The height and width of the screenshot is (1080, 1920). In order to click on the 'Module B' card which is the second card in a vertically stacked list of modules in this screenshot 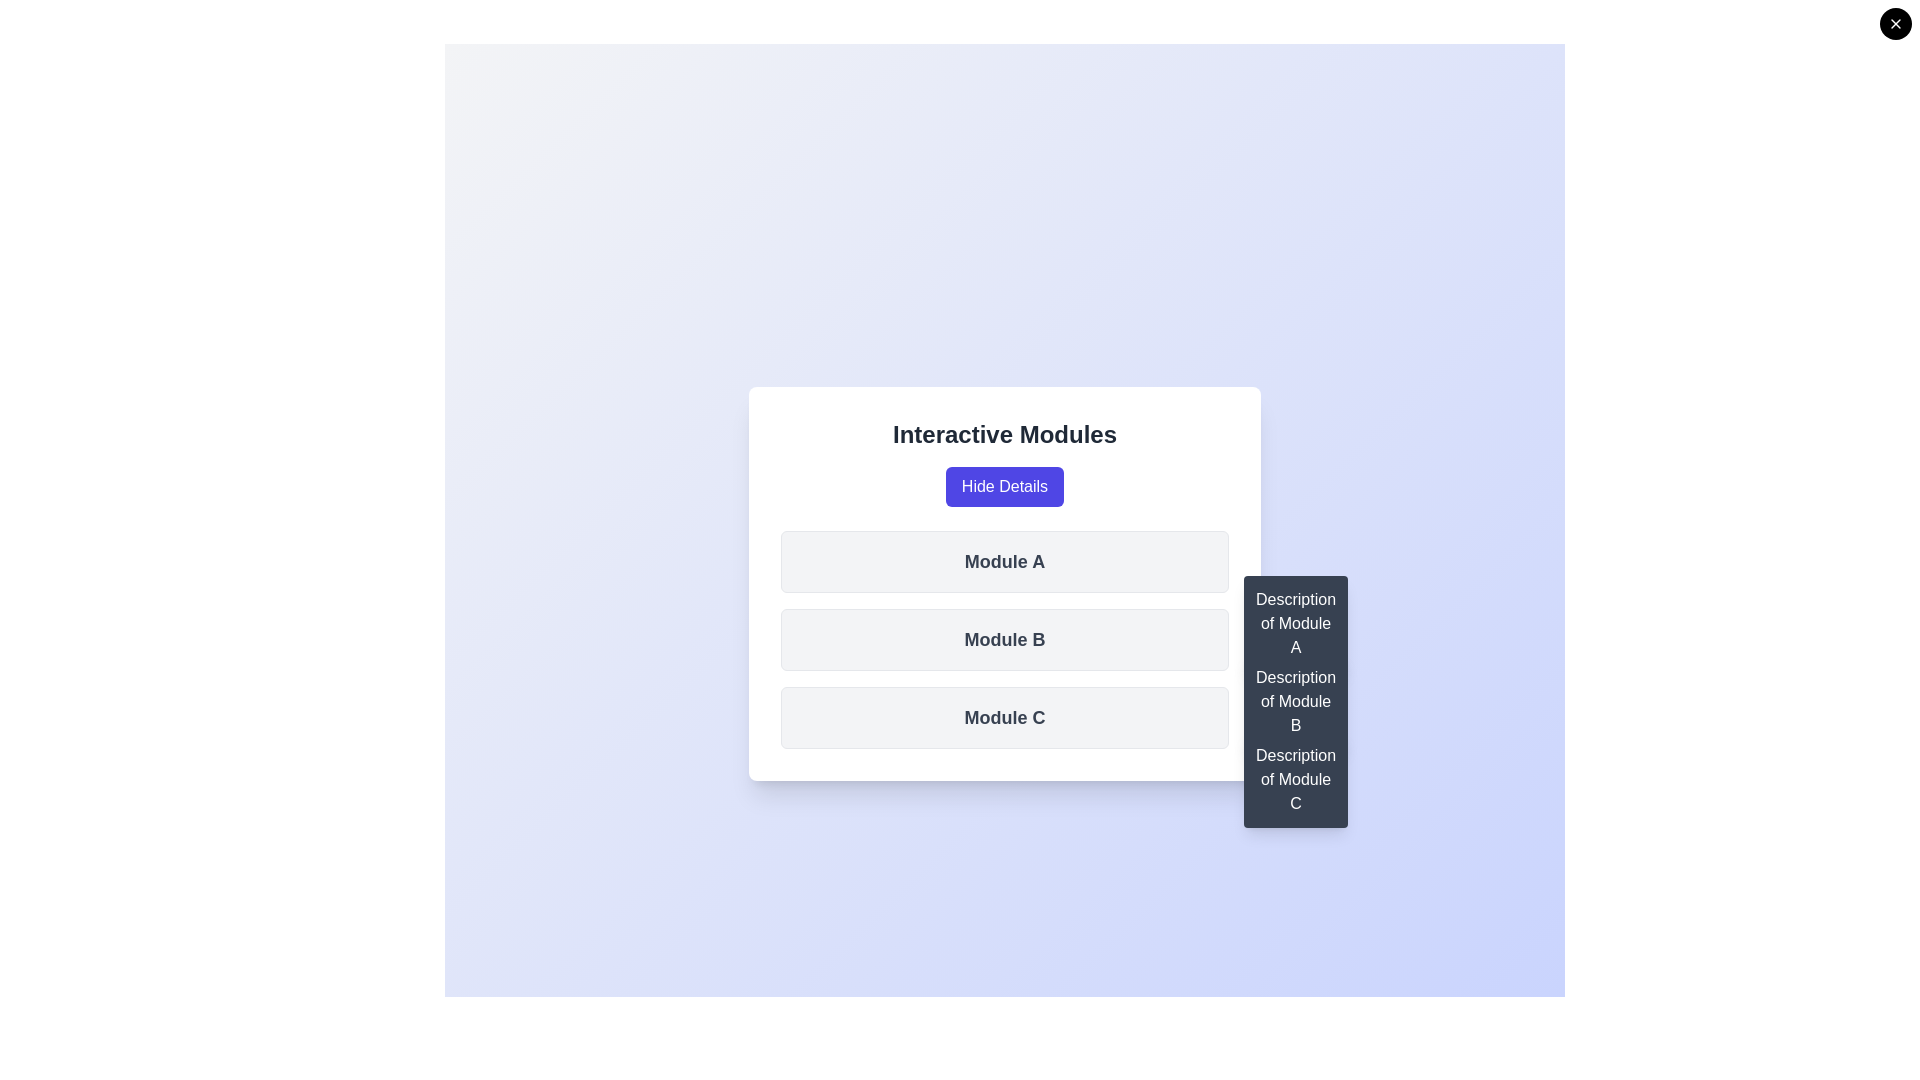, I will do `click(1004, 640)`.